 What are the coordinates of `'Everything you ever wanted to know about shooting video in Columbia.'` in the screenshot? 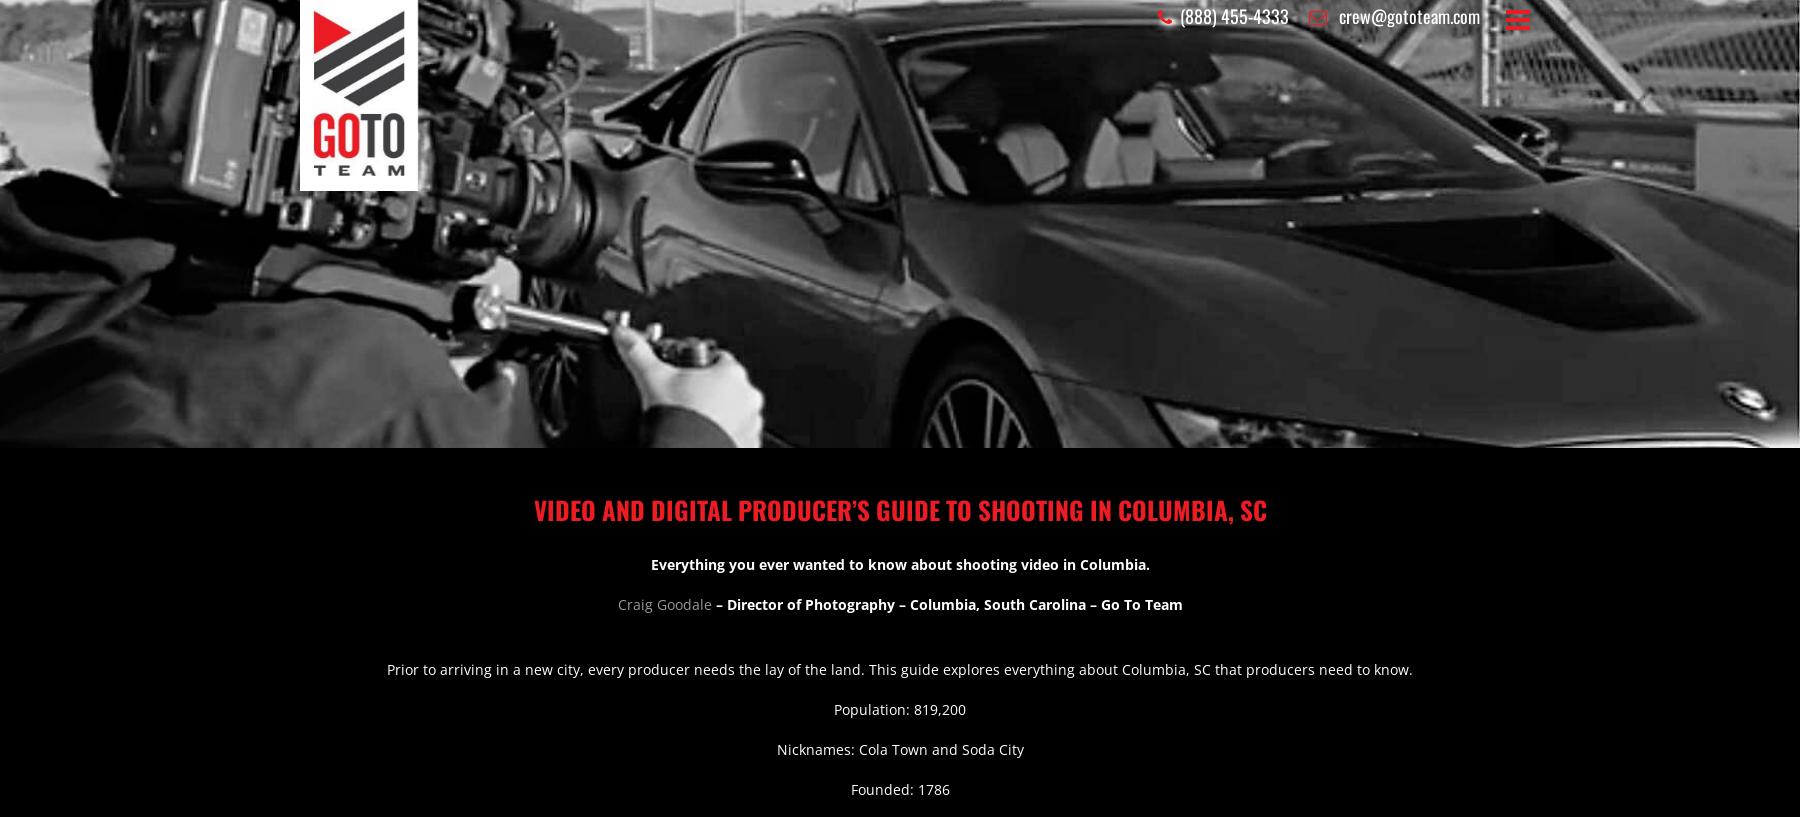 It's located at (899, 563).